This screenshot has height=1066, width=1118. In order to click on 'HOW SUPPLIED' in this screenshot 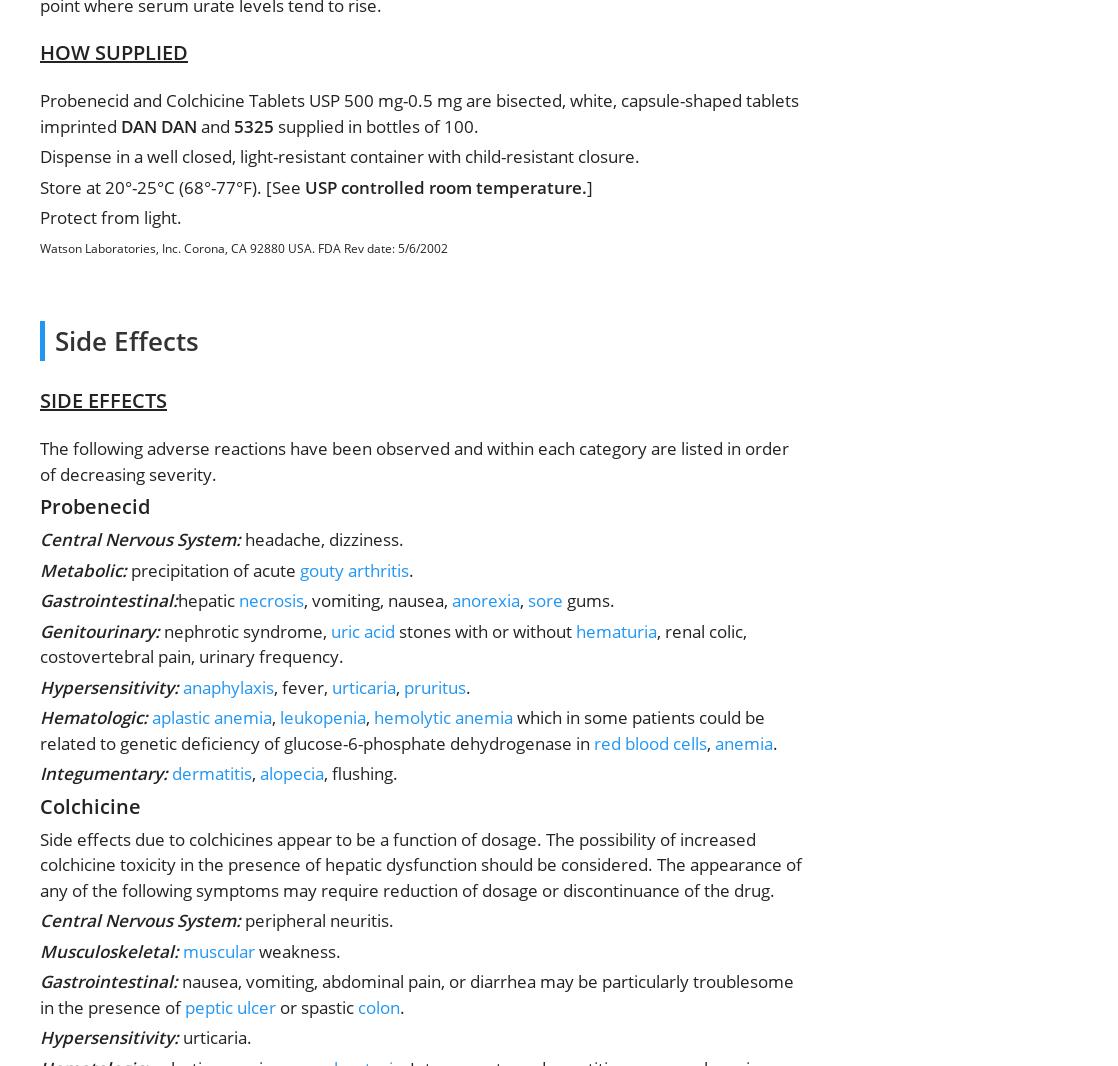, I will do `click(40, 51)`.